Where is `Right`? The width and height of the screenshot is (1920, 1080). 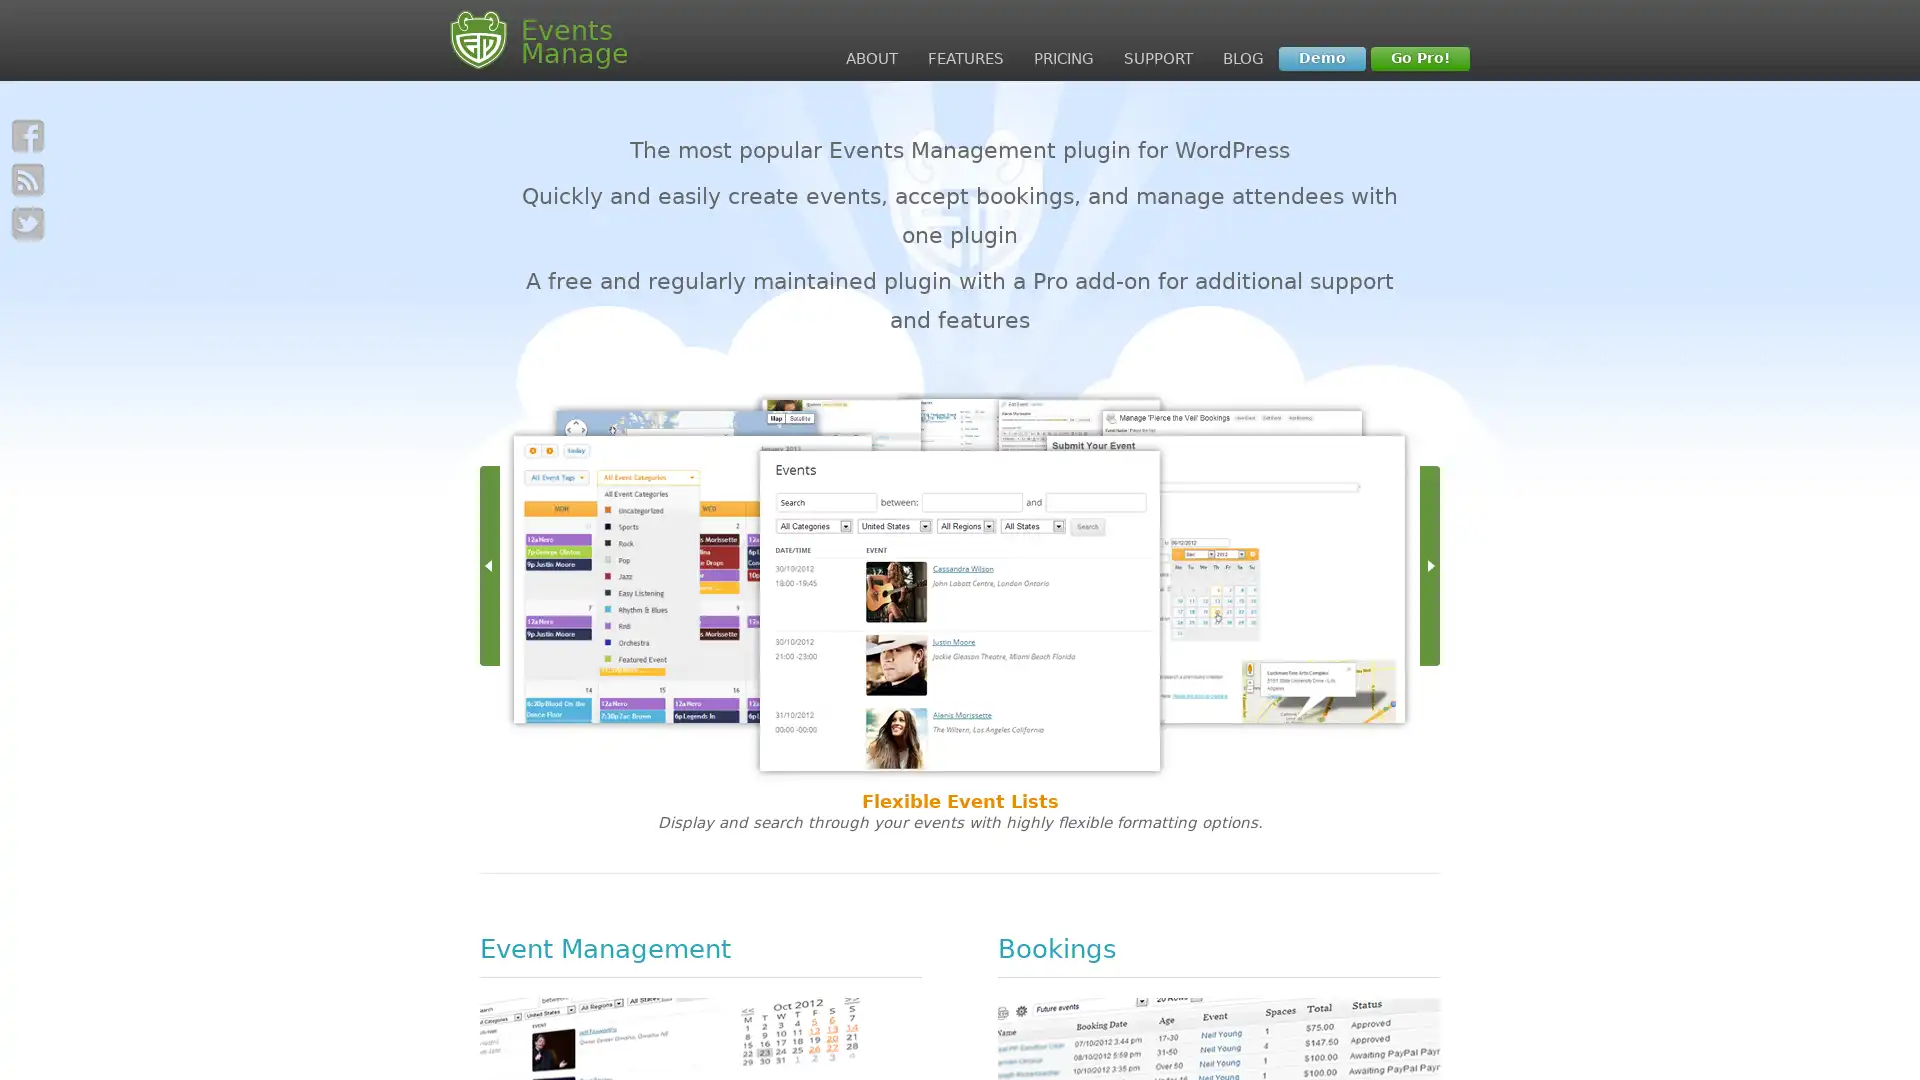 Right is located at coordinates (1429, 564).